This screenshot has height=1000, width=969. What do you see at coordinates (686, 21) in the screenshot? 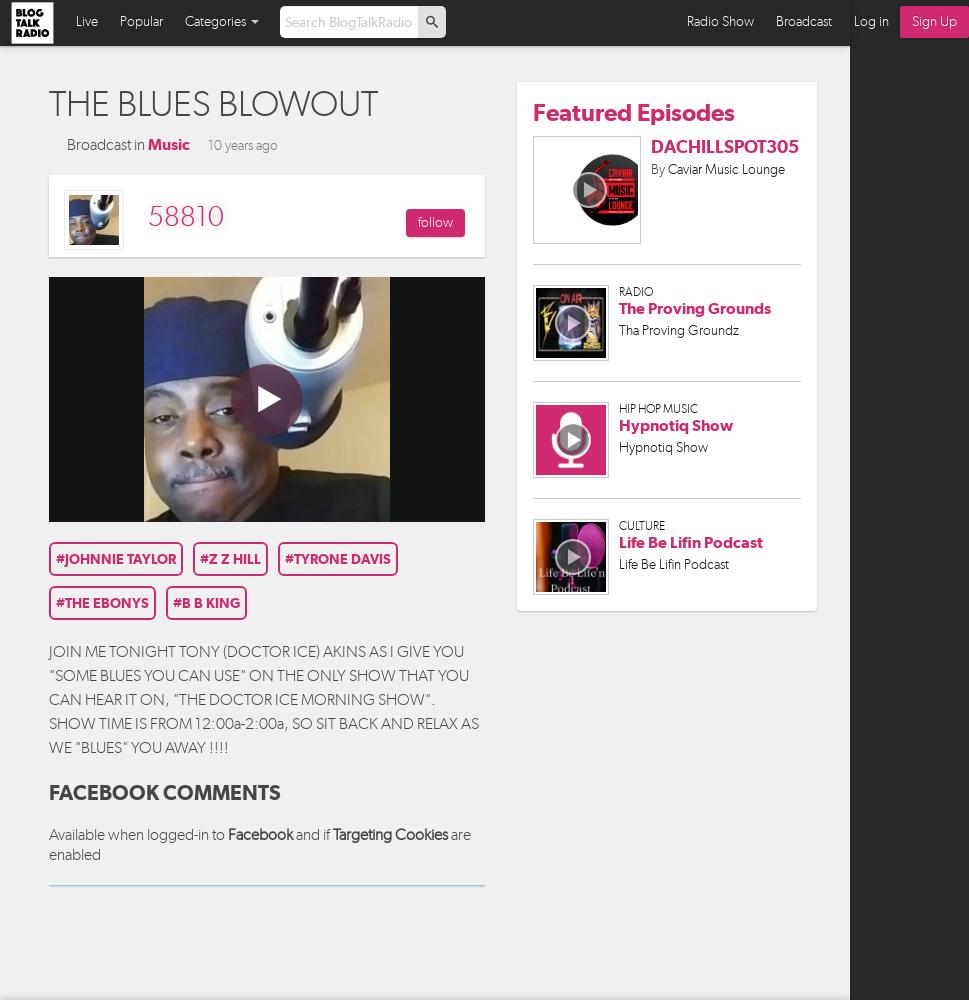
I see `'Radio Show'` at bounding box center [686, 21].